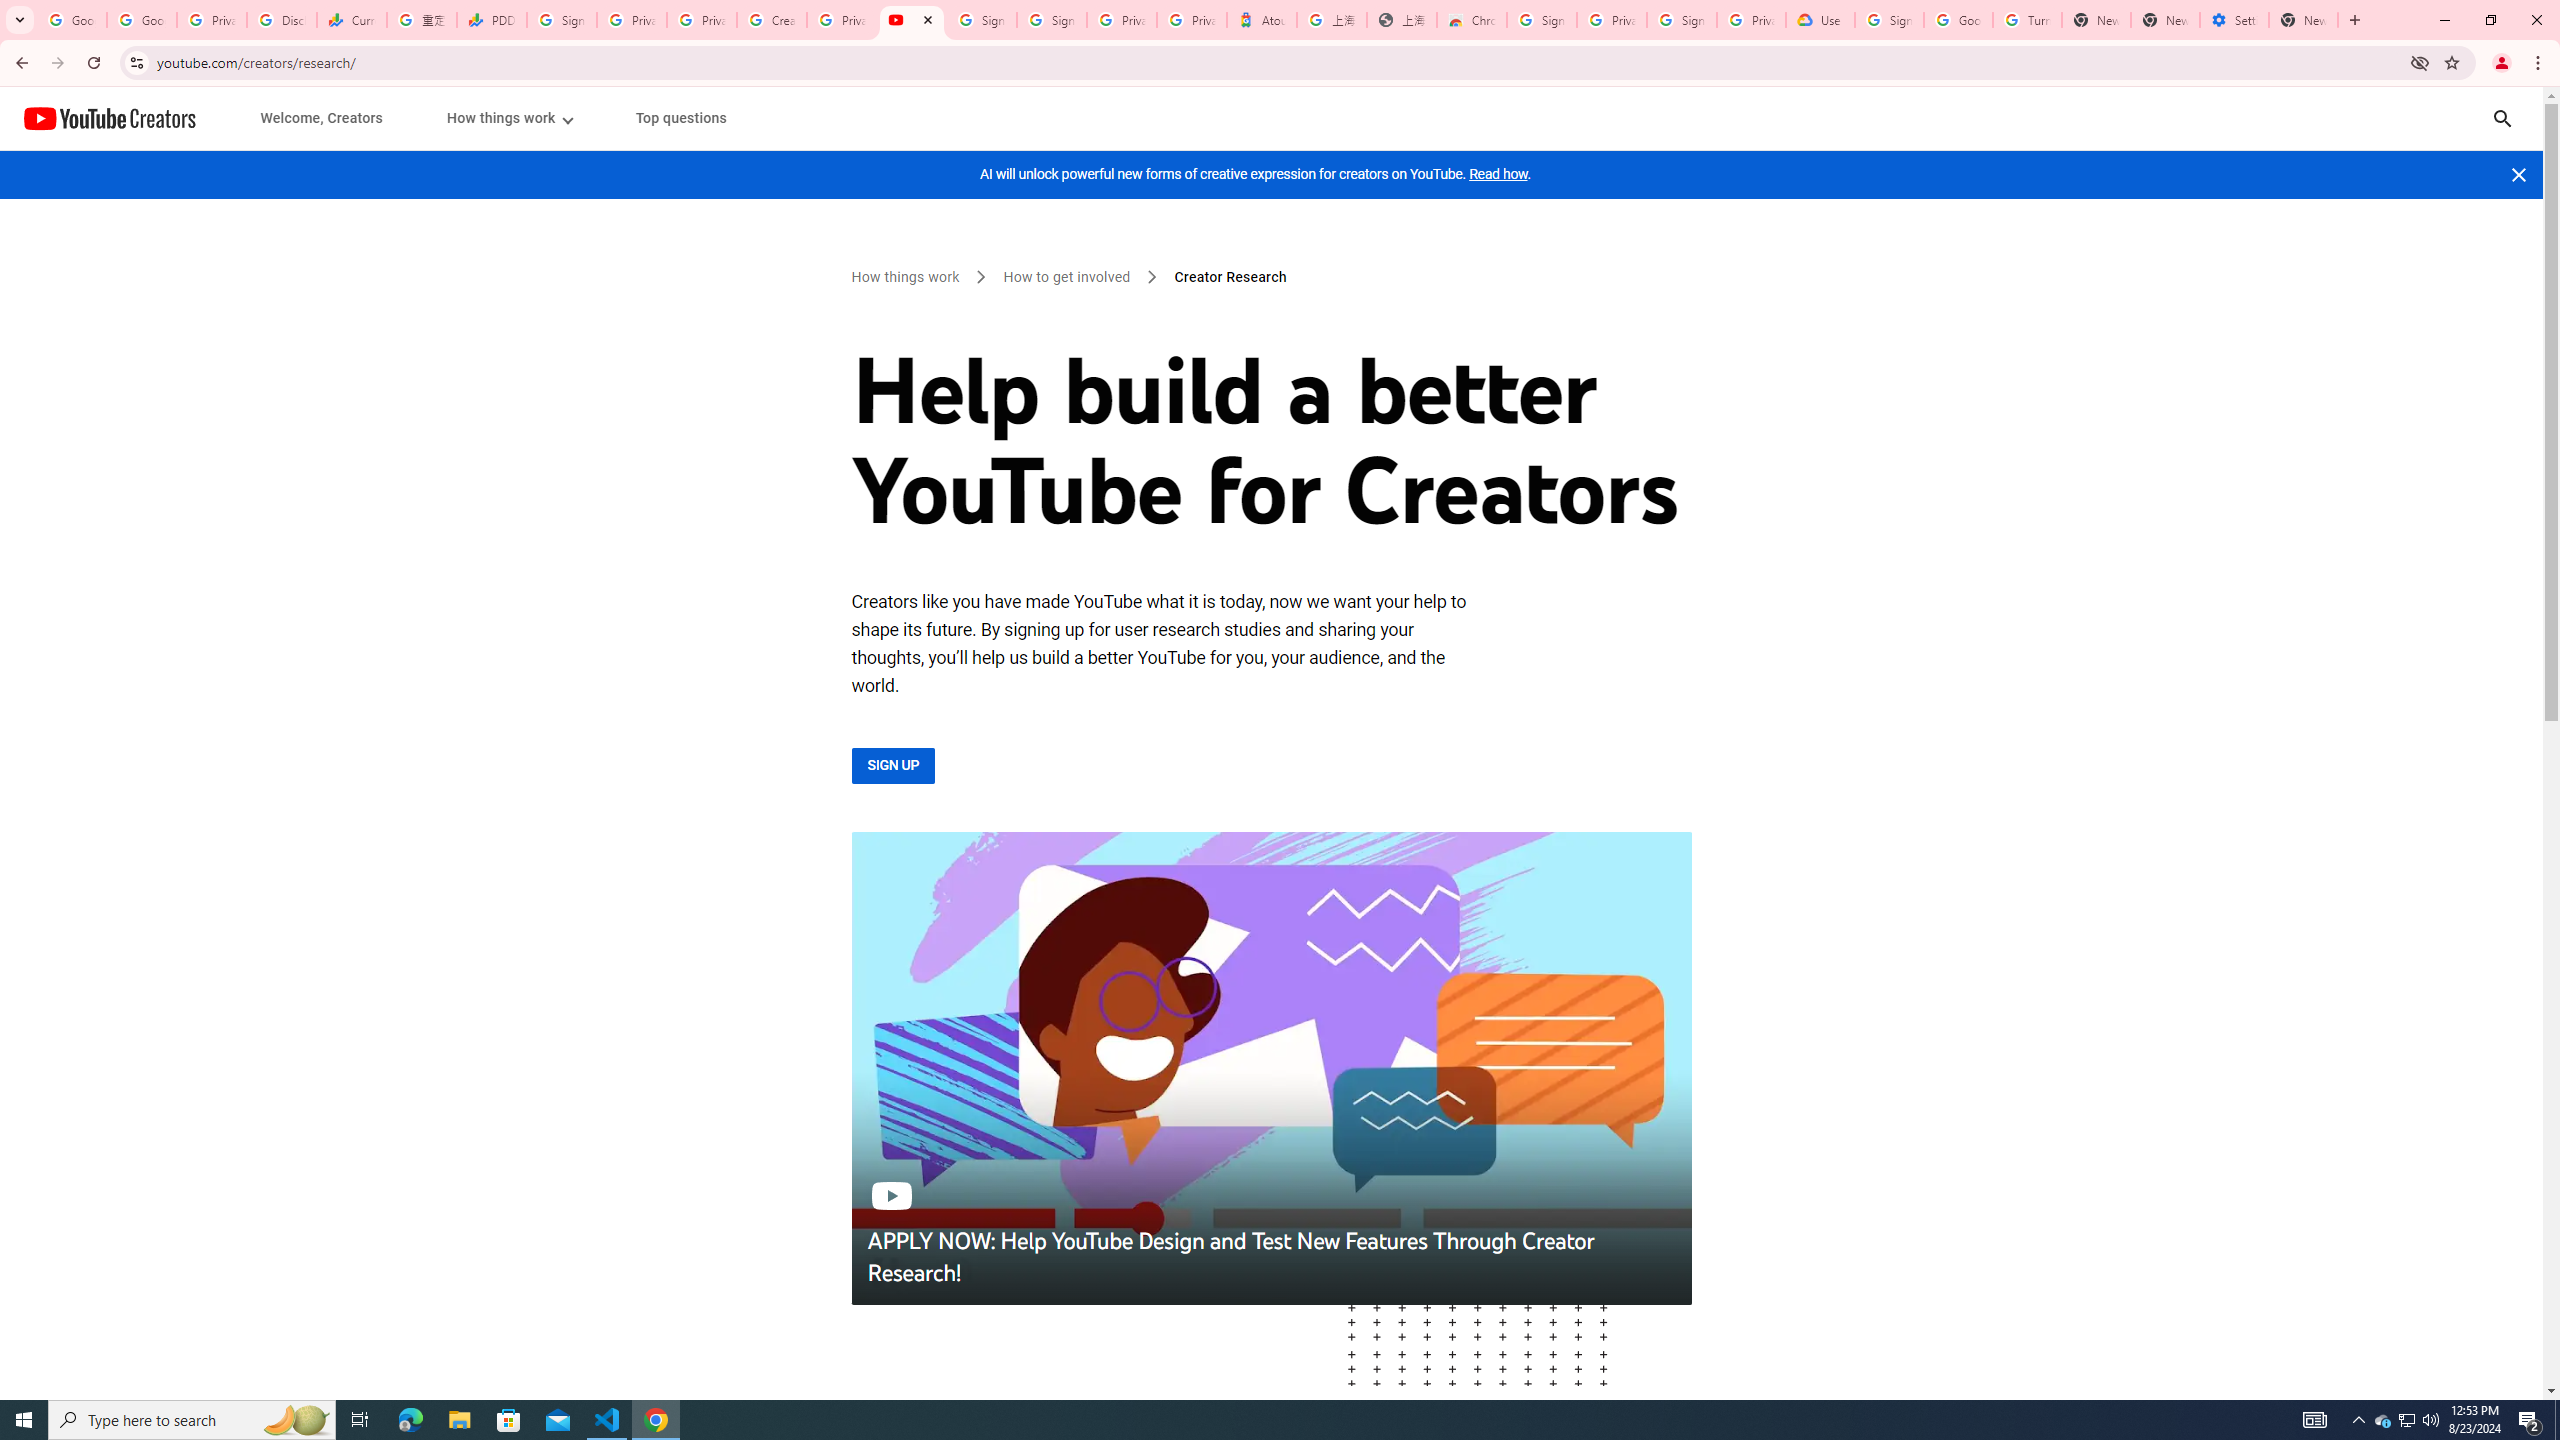  Describe the element at coordinates (680, 118) in the screenshot. I see `'Top questions'` at that location.